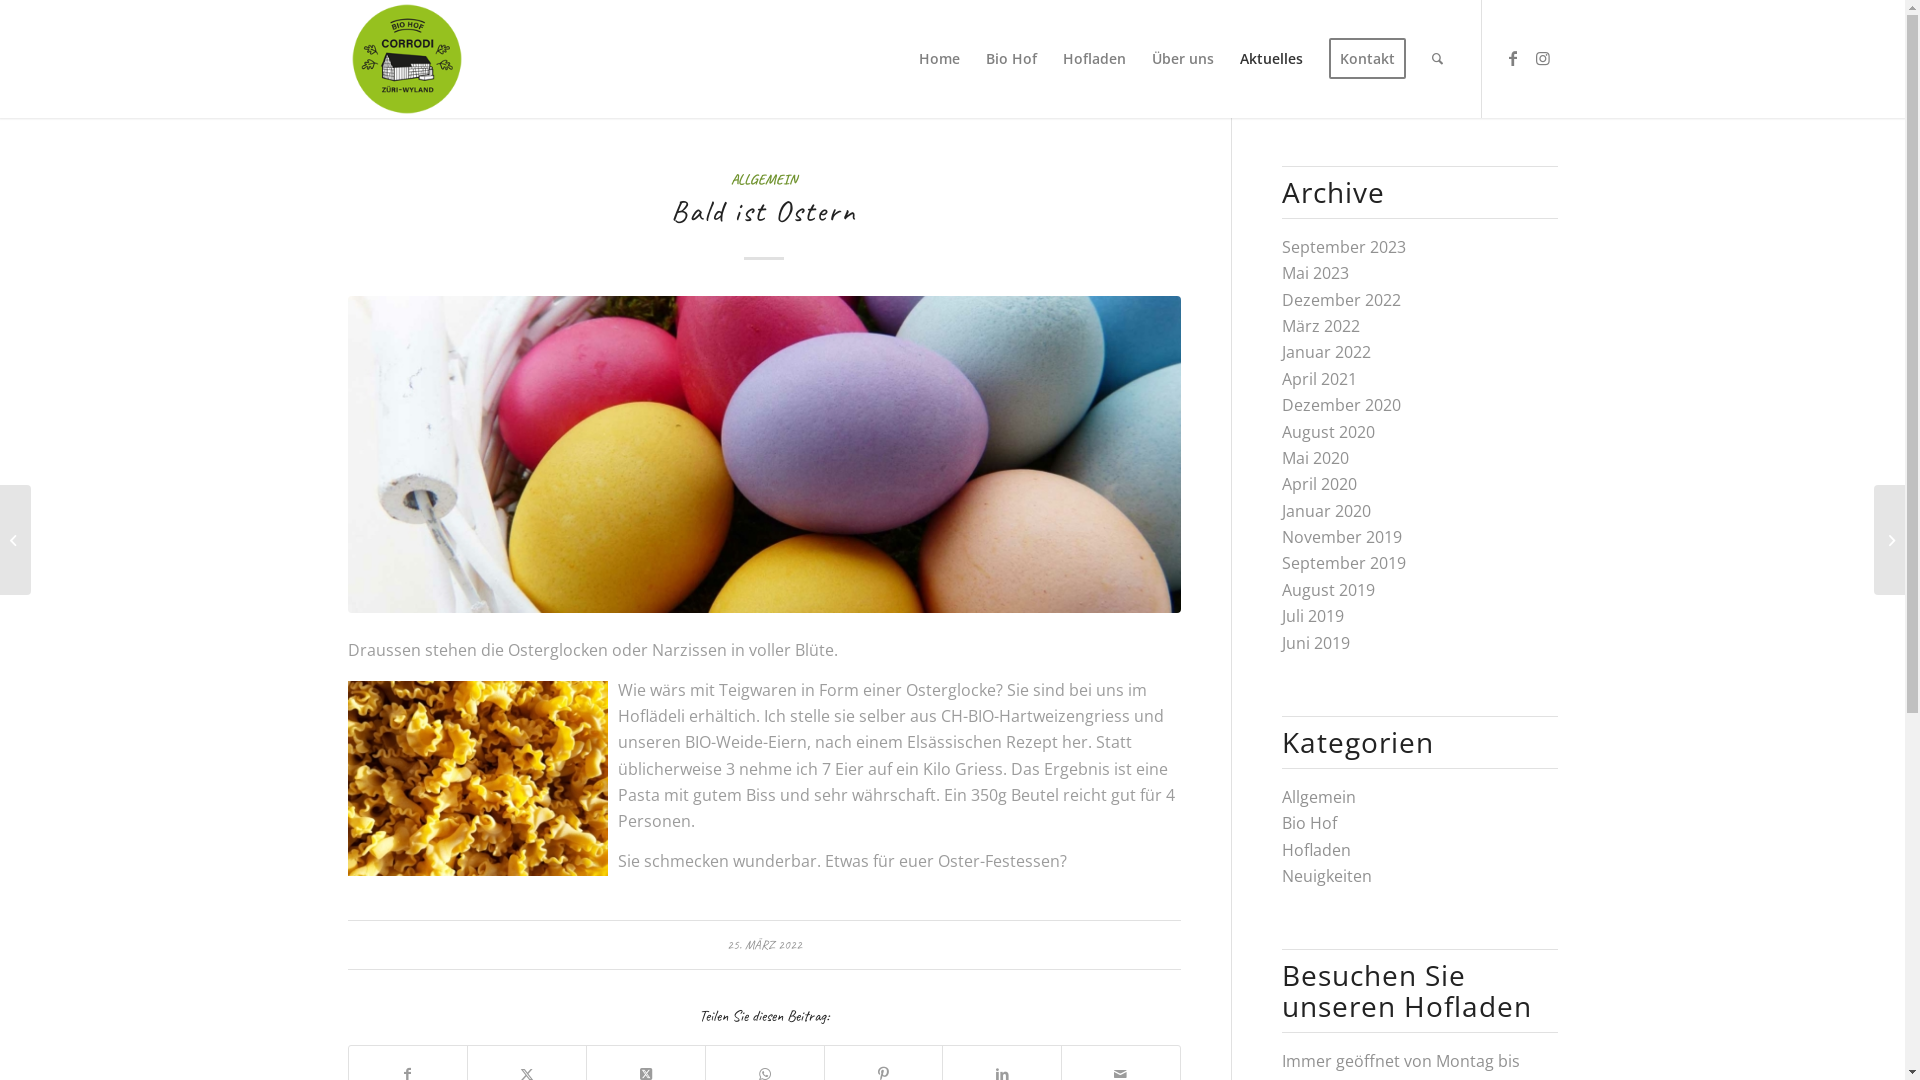 The image size is (1920, 1080). What do you see at coordinates (1093, 57) in the screenshot?
I see `'Hofladen'` at bounding box center [1093, 57].